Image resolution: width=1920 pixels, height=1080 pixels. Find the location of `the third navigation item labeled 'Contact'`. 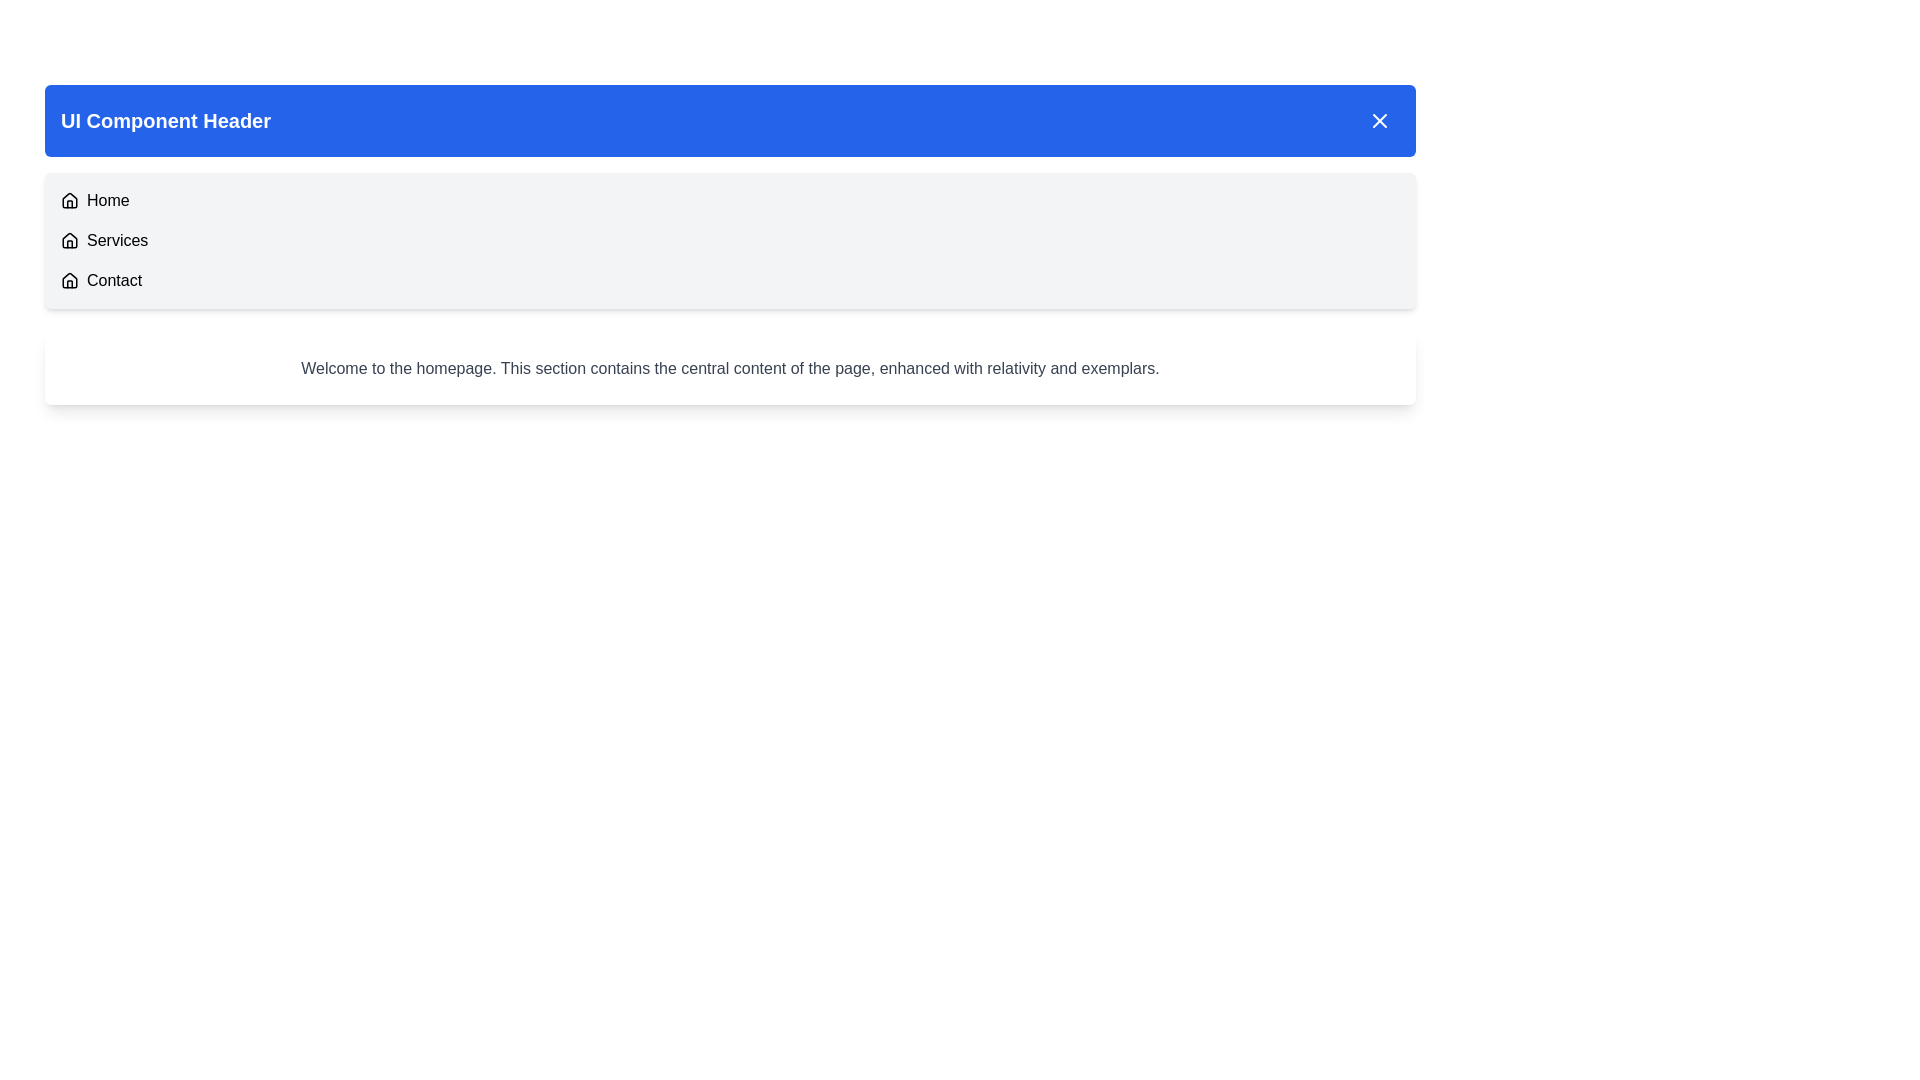

the third navigation item labeled 'Contact' is located at coordinates (729, 281).